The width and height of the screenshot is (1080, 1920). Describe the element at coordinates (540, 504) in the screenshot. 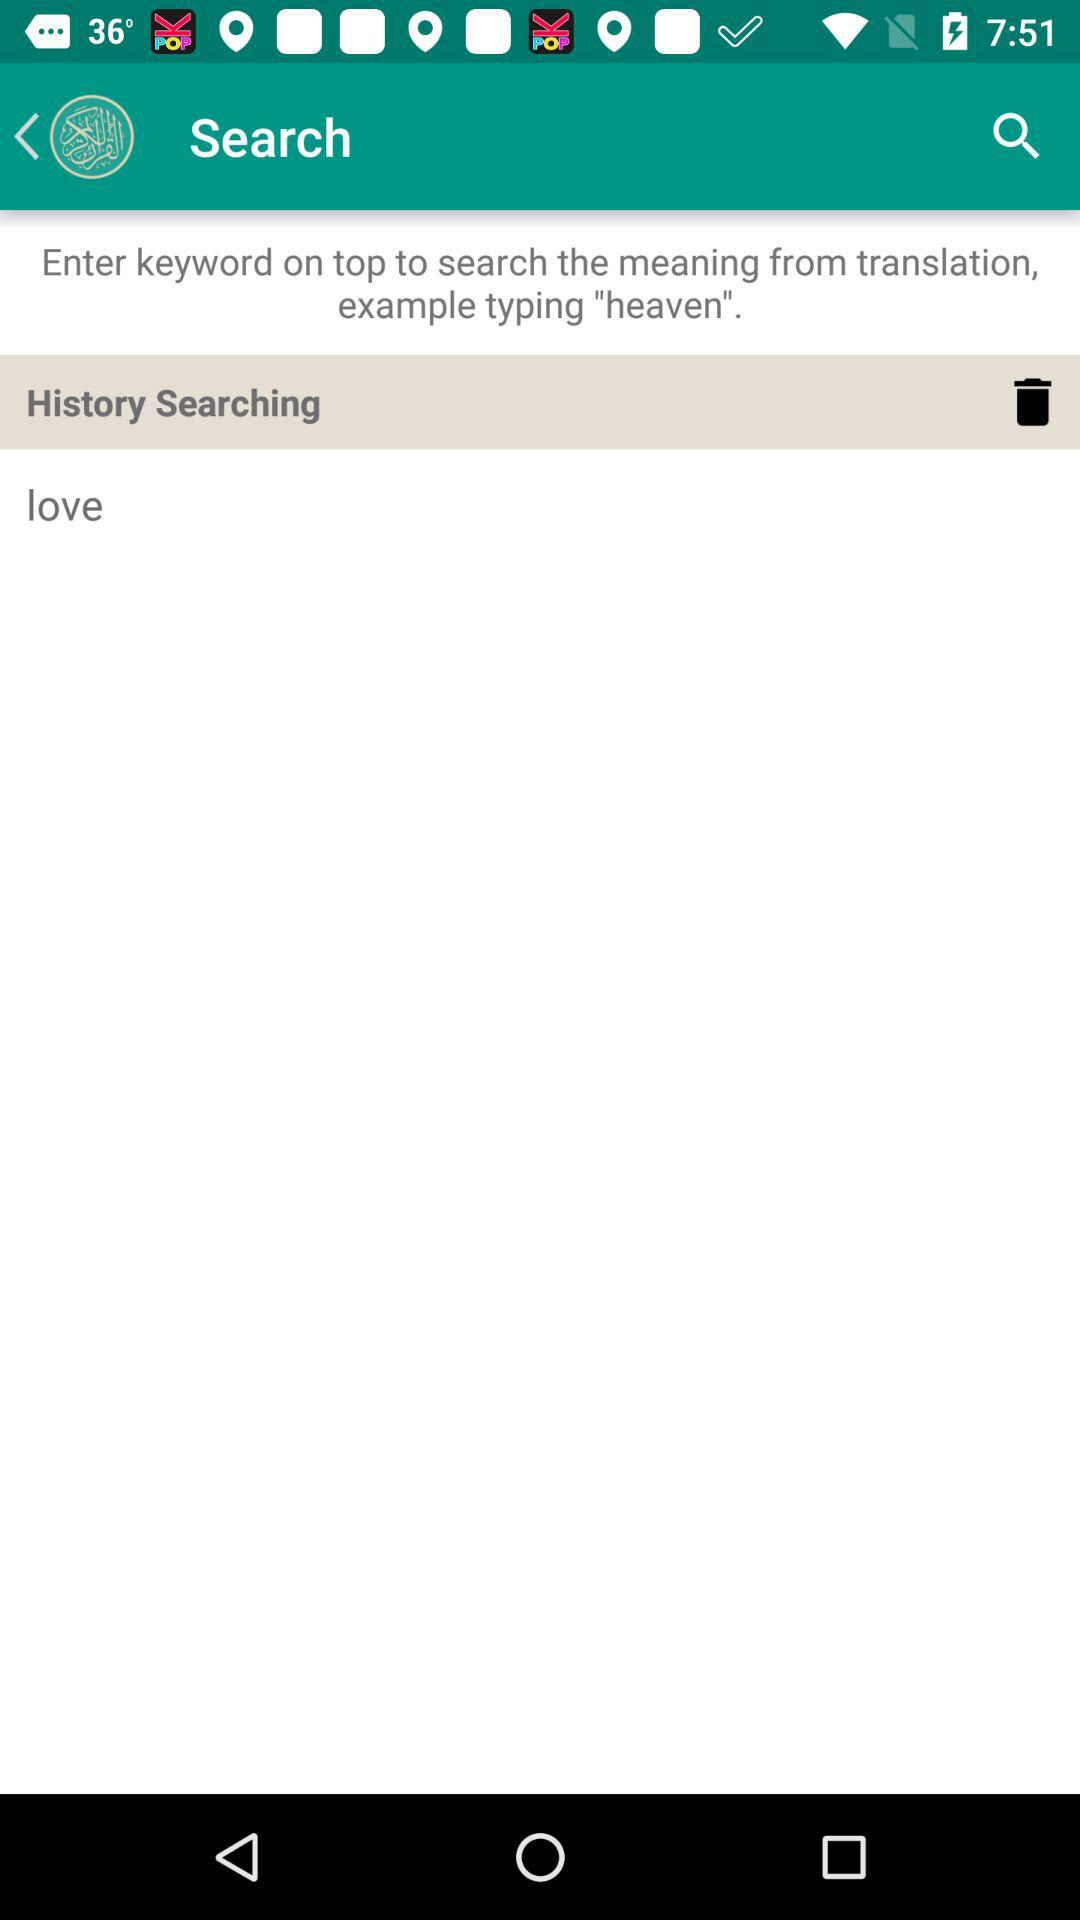

I see `love item` at that location.